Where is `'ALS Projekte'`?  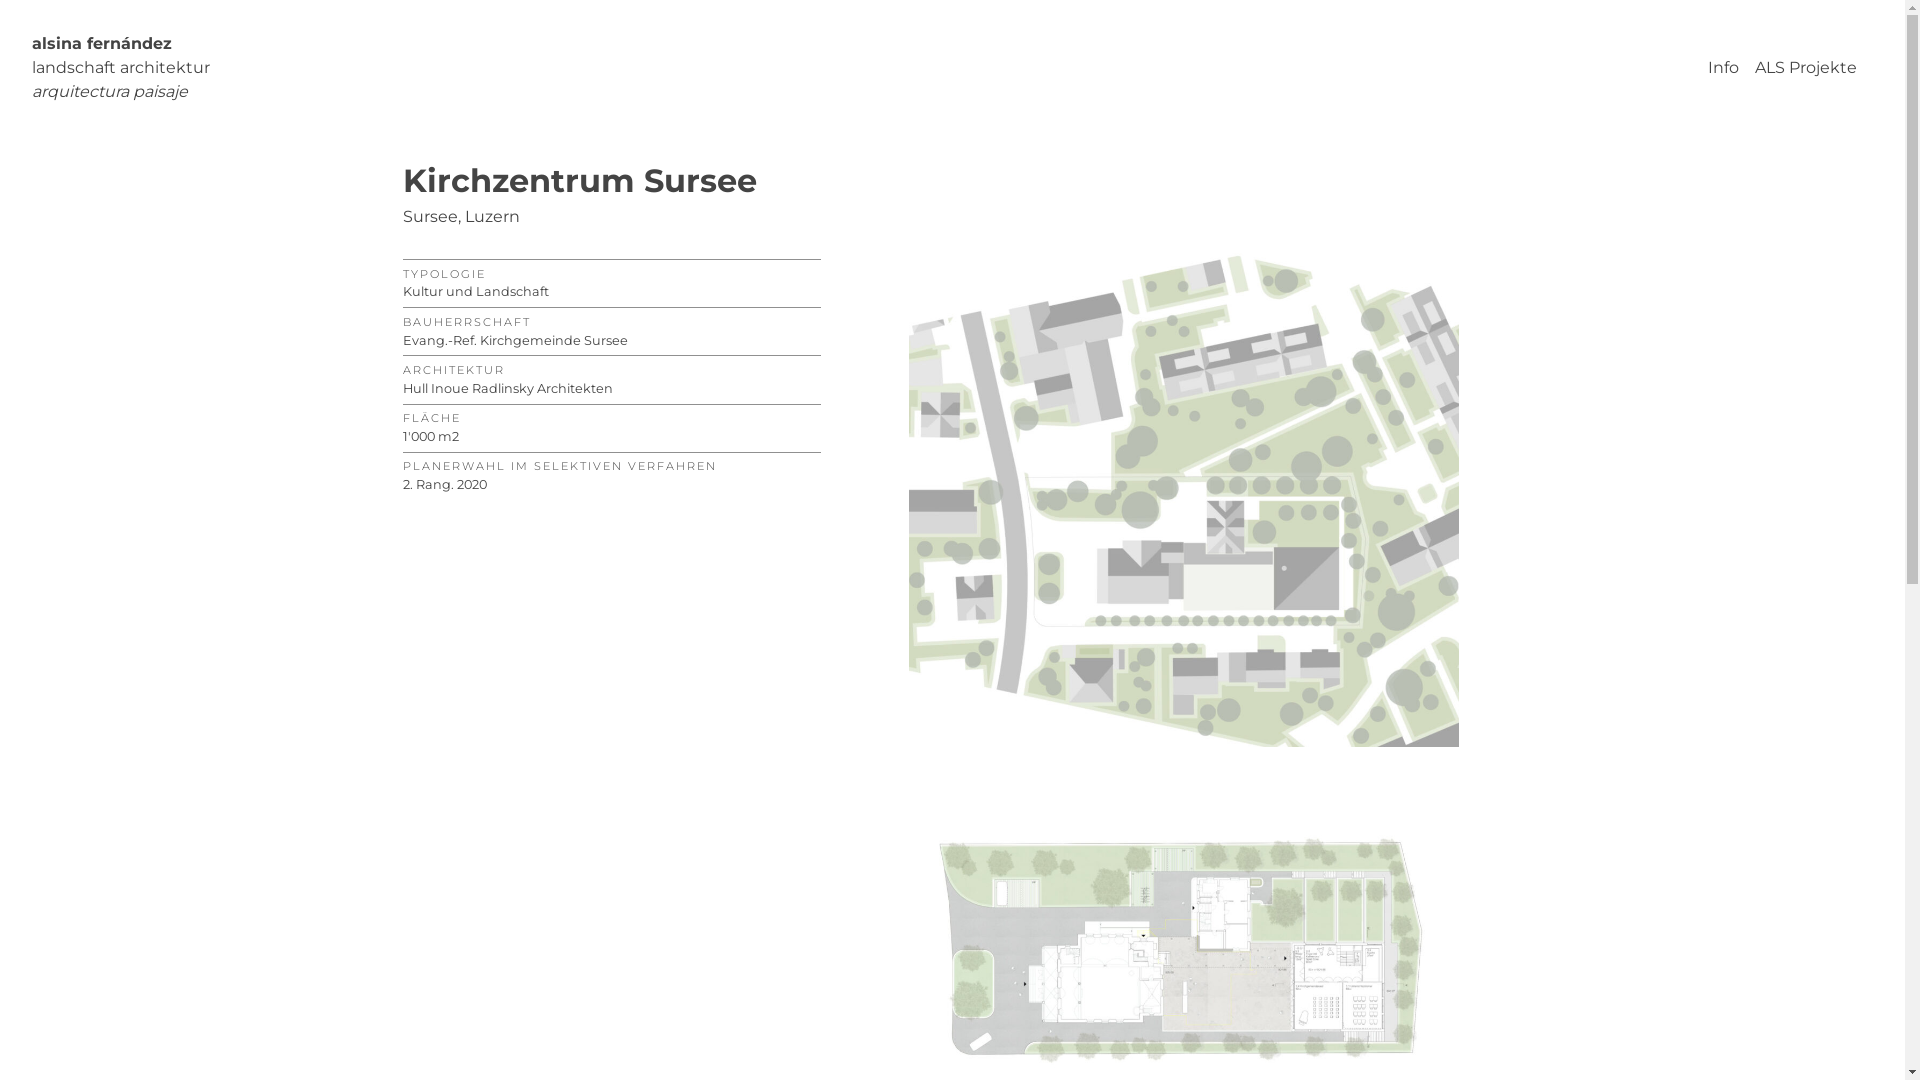 'ALS Projekte' is located at coordinates (1805, 66).